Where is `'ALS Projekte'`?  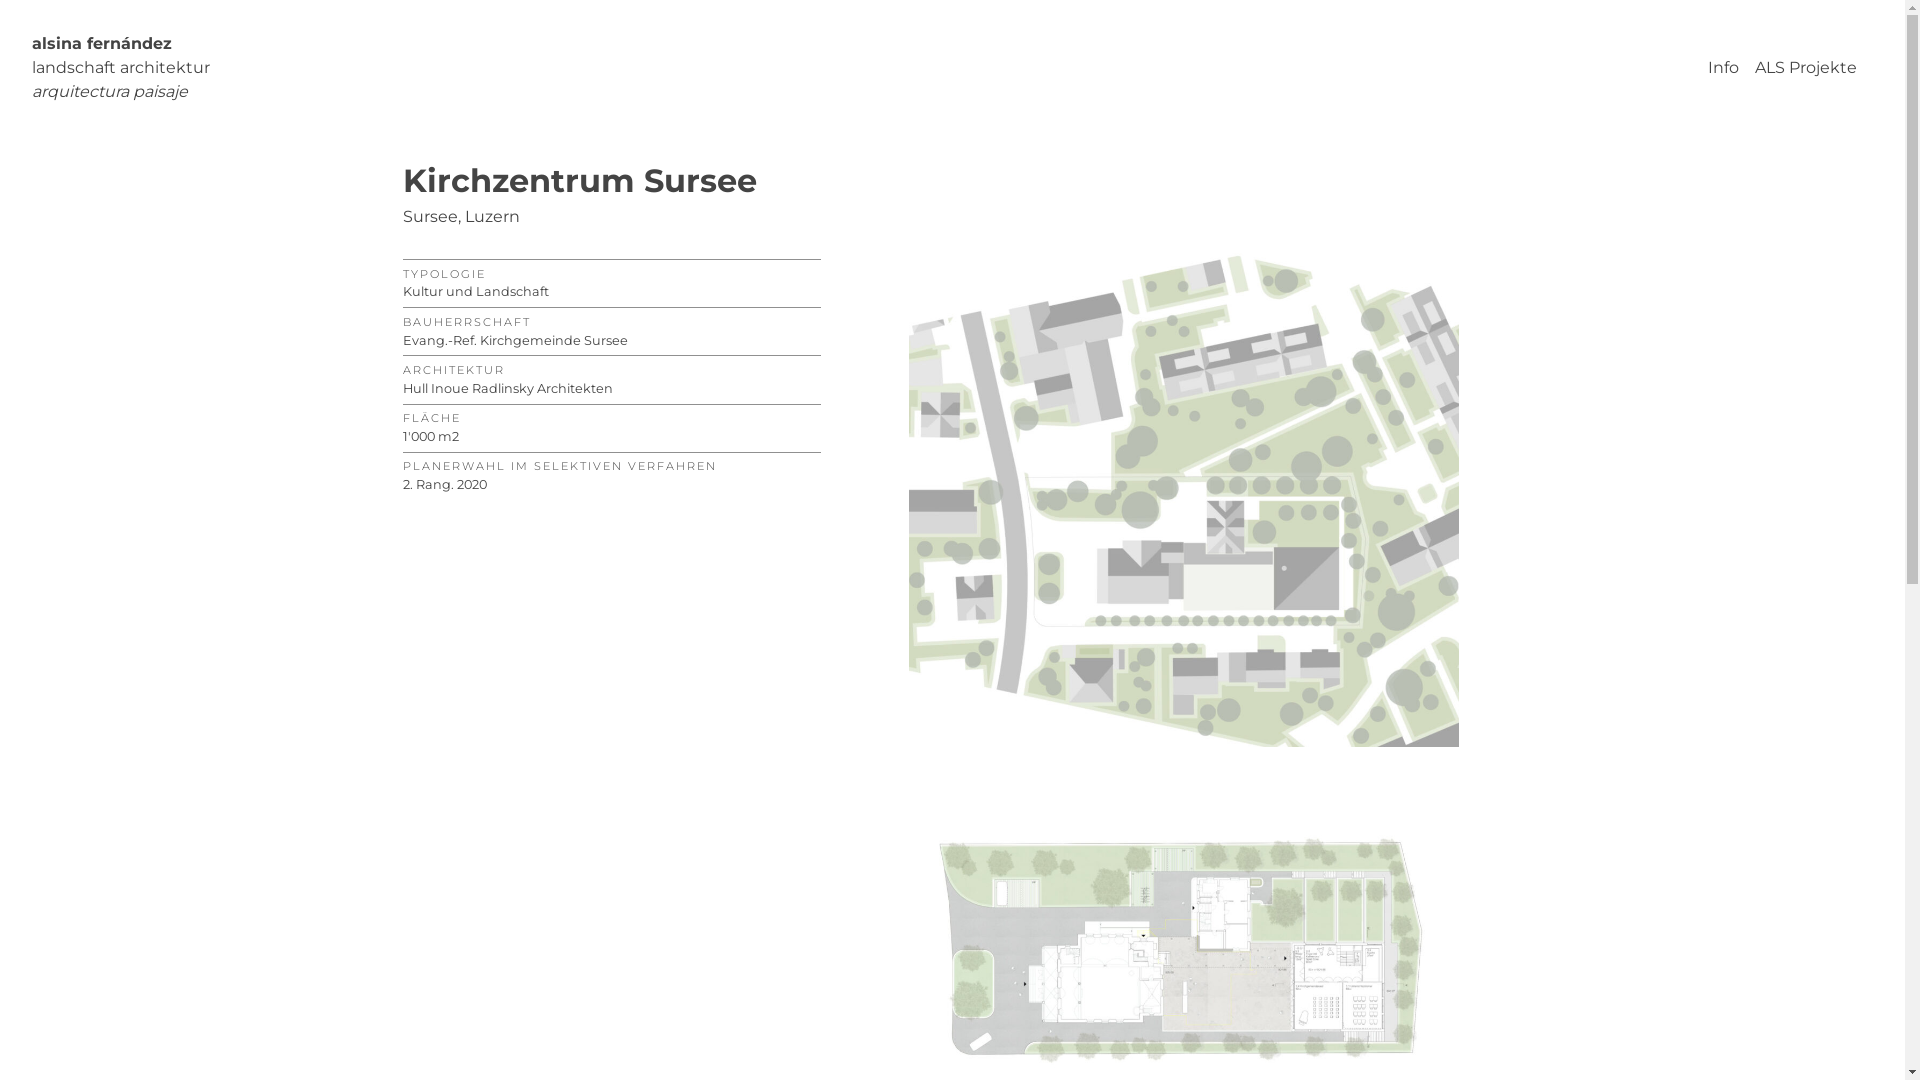 'ALS Projekte' is located at coordinates (1805, 66).